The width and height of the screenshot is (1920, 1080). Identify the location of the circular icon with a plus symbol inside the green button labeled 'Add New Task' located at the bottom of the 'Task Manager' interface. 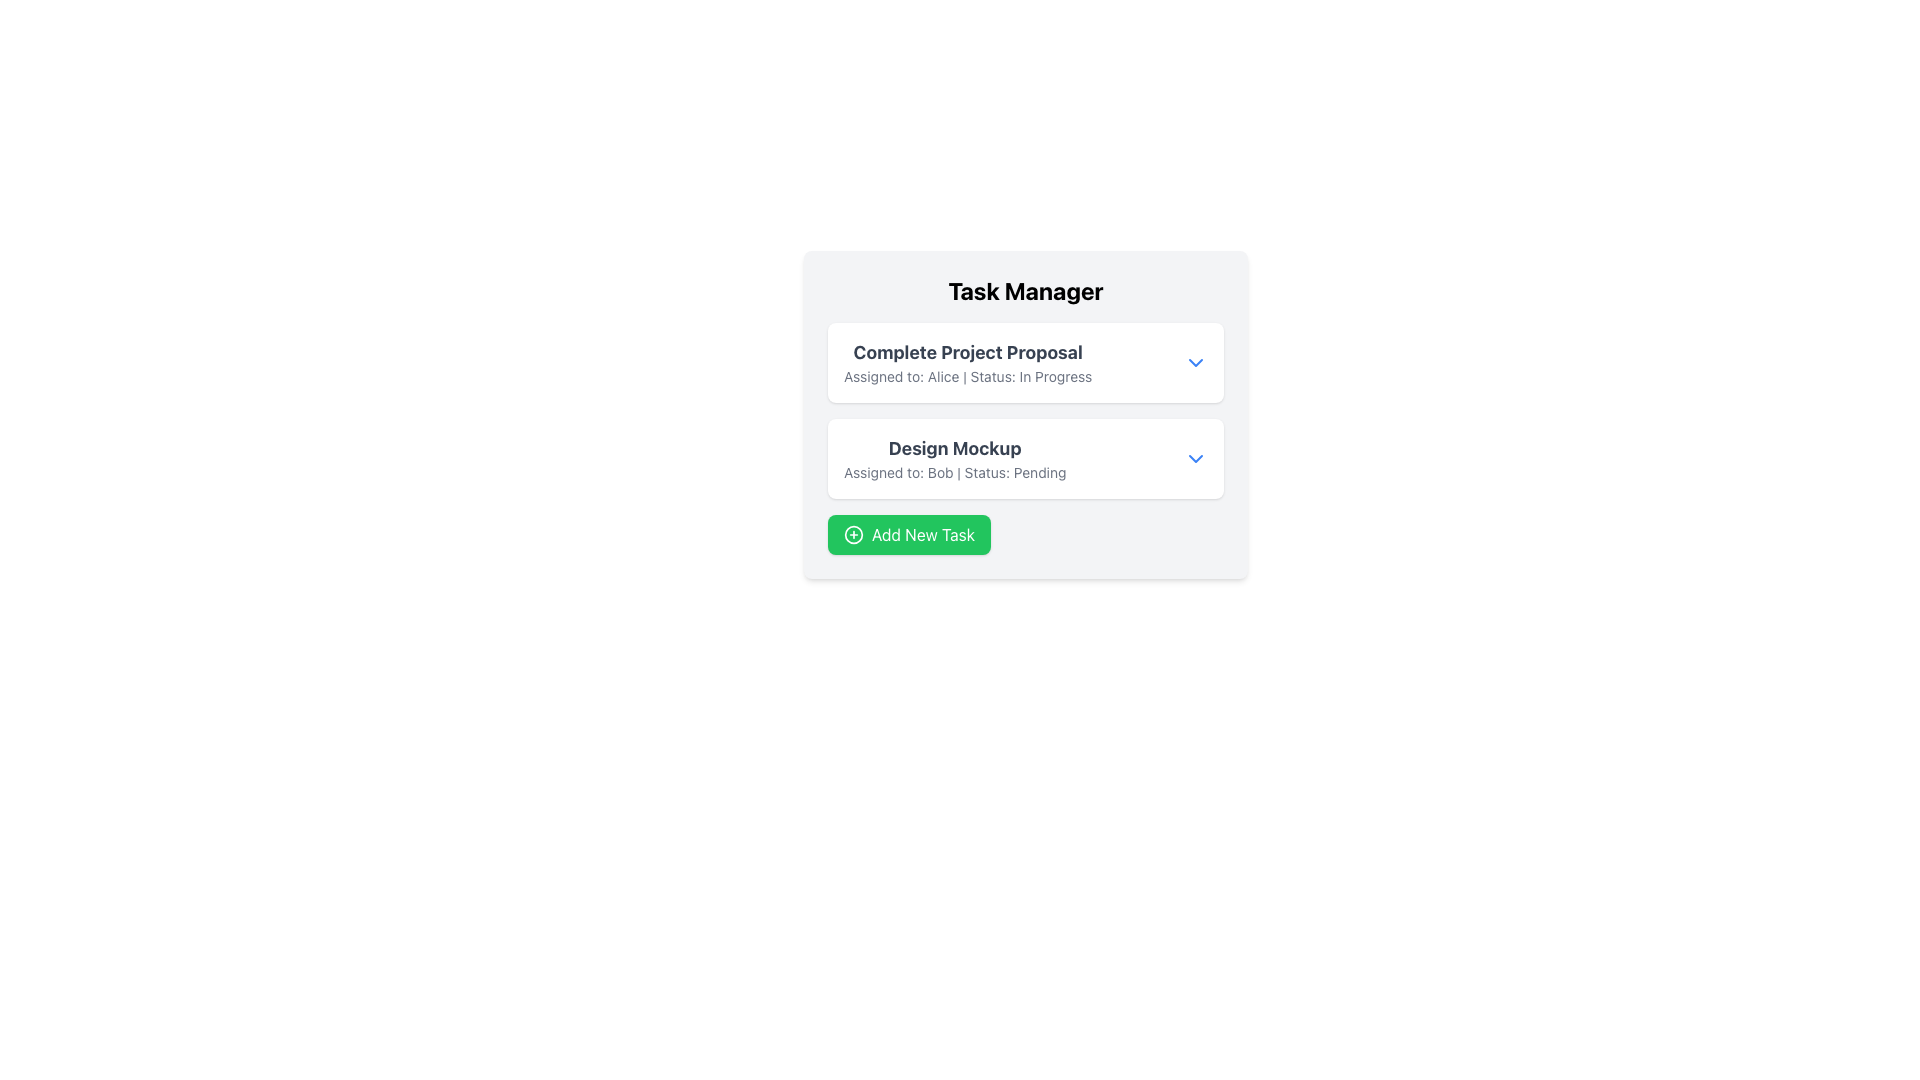
(854, 534).